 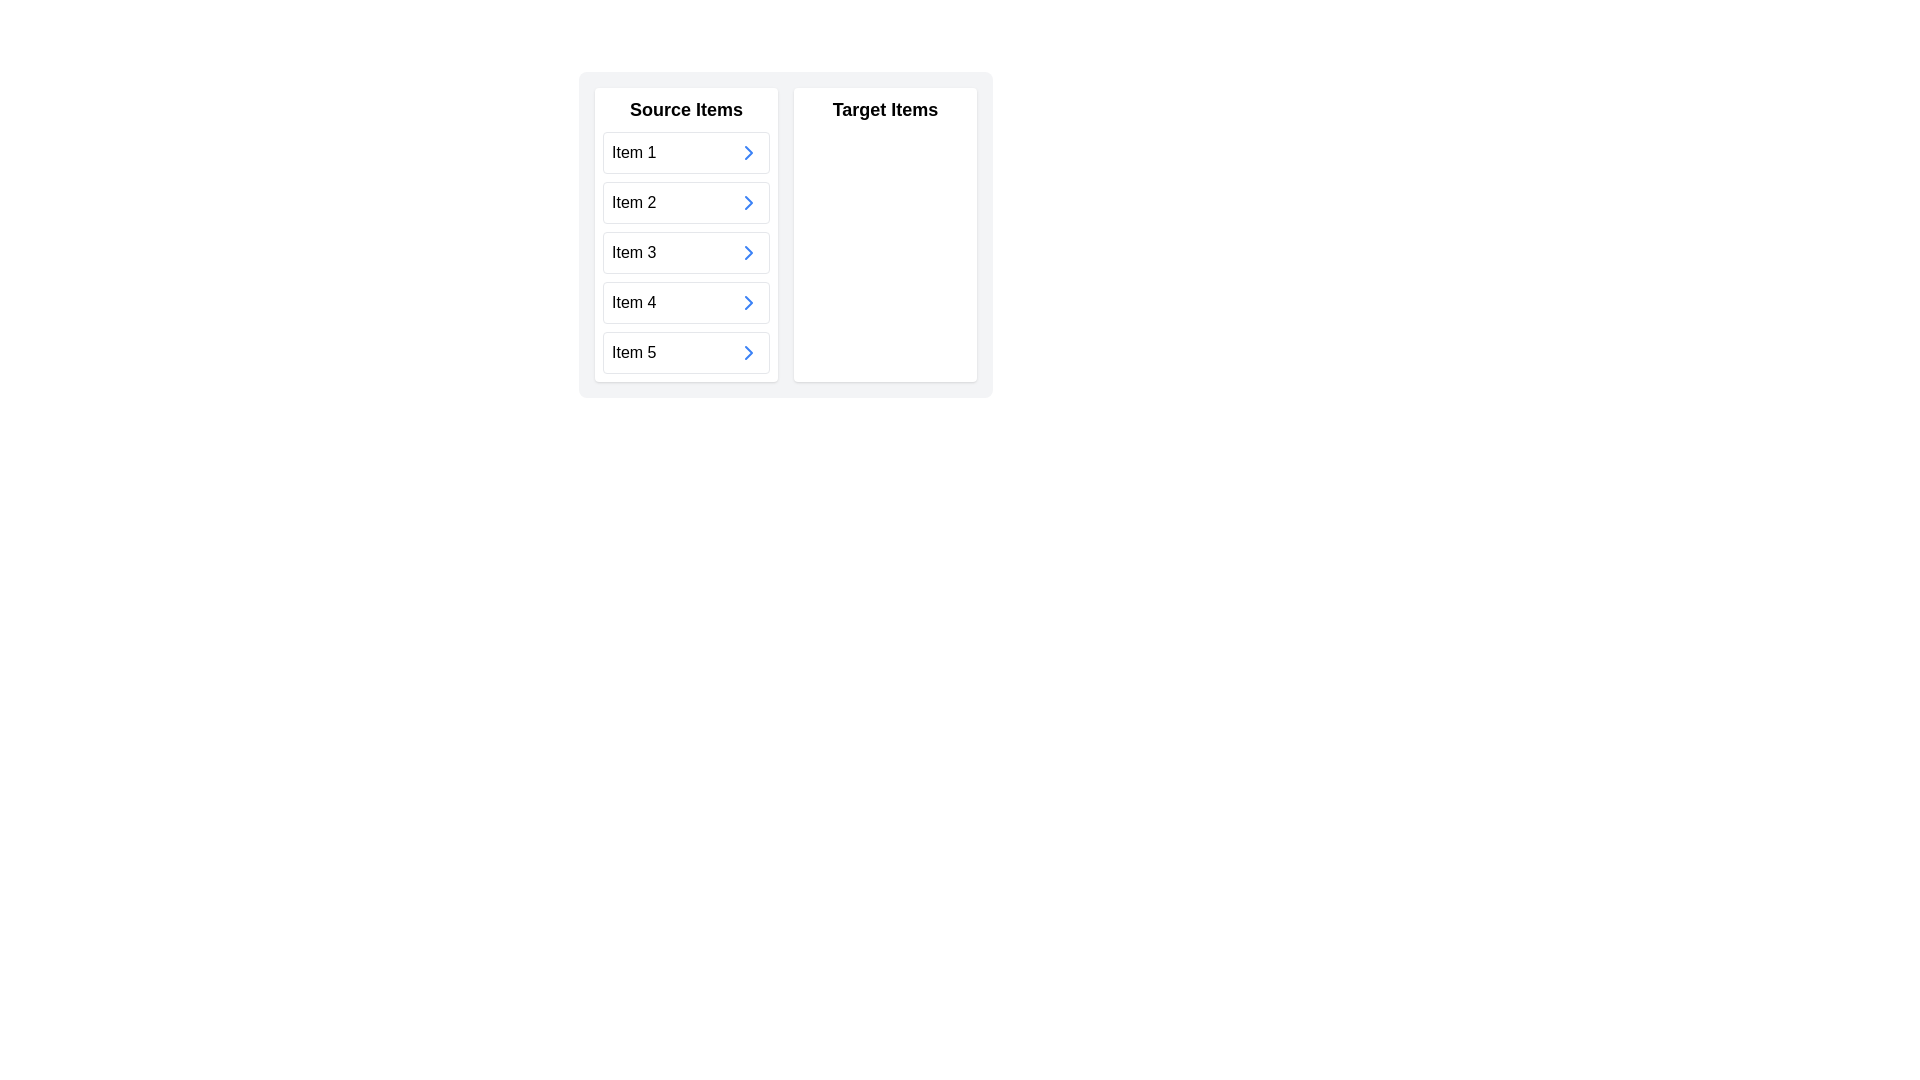 I want to click on the first item, so click(x=686, y=152).